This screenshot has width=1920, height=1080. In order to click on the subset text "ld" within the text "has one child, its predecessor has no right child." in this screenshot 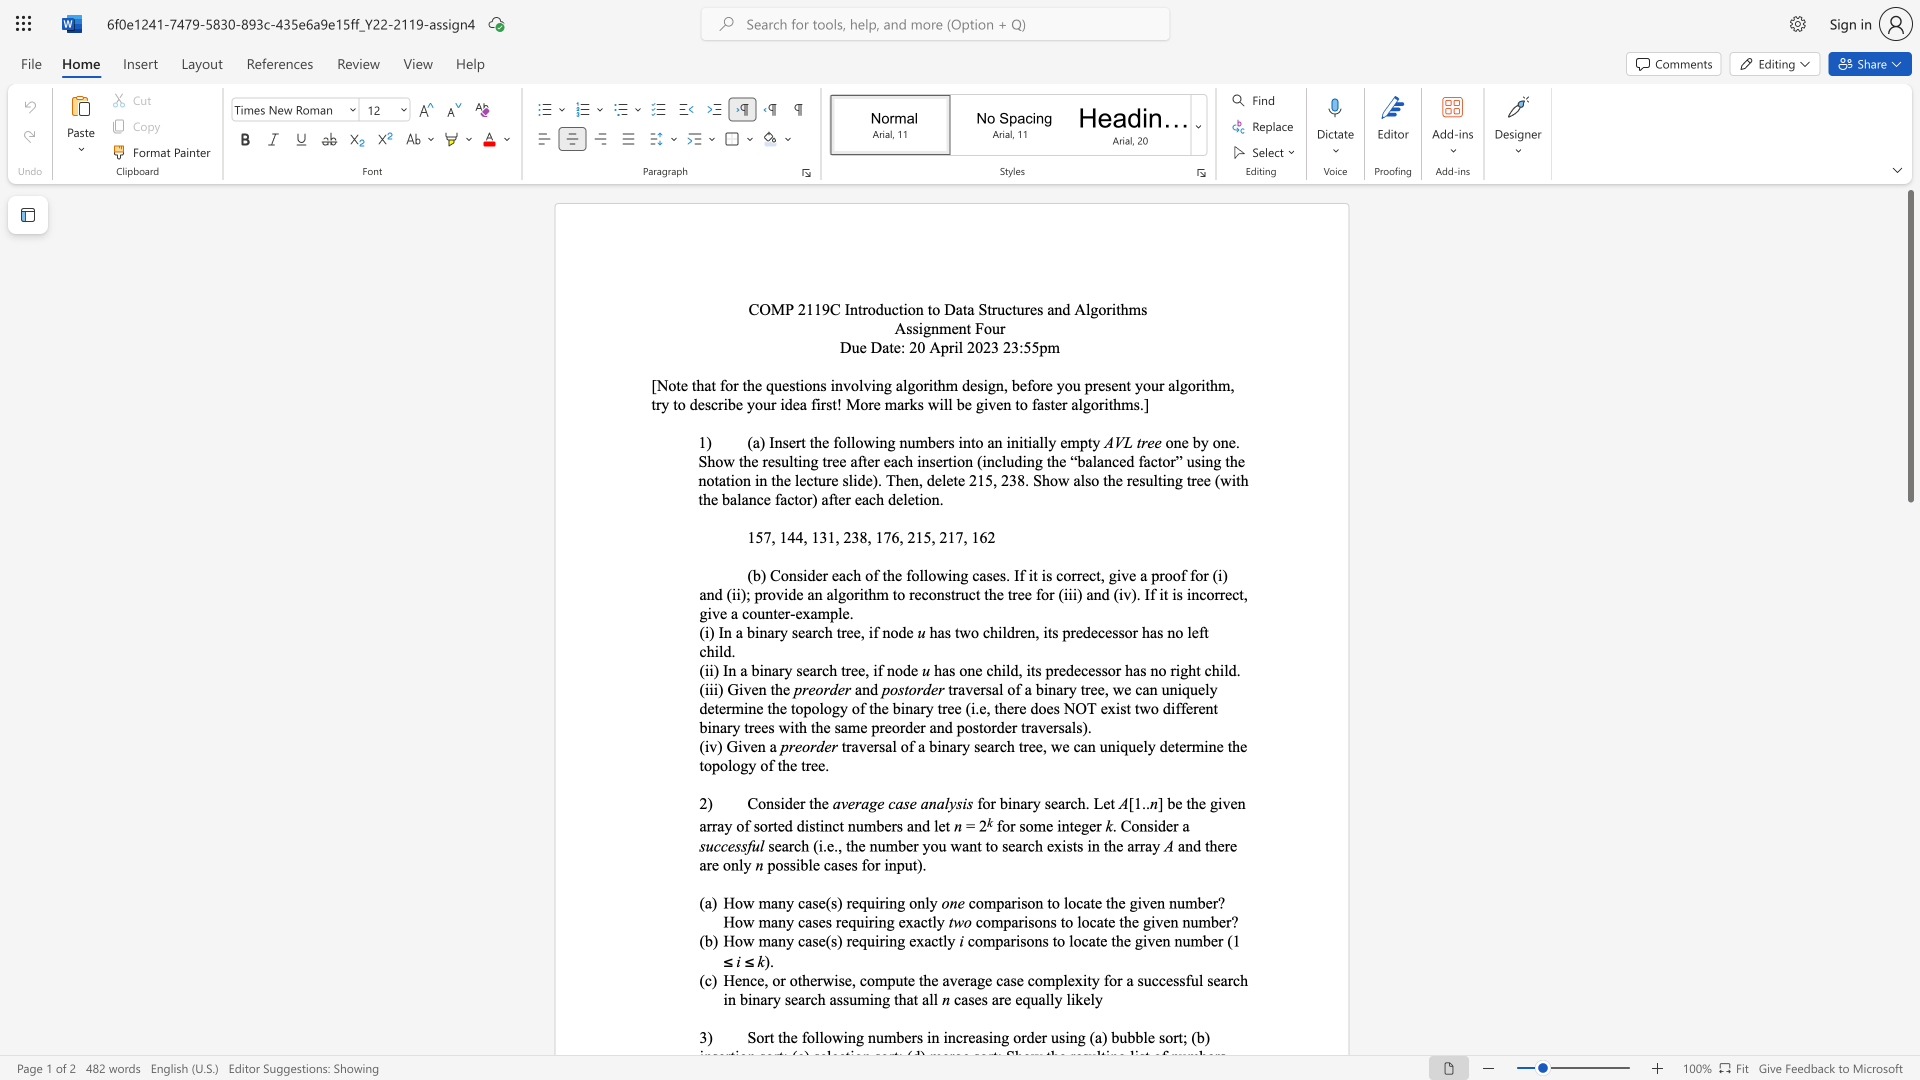, I will do `click(1223, 670)`.